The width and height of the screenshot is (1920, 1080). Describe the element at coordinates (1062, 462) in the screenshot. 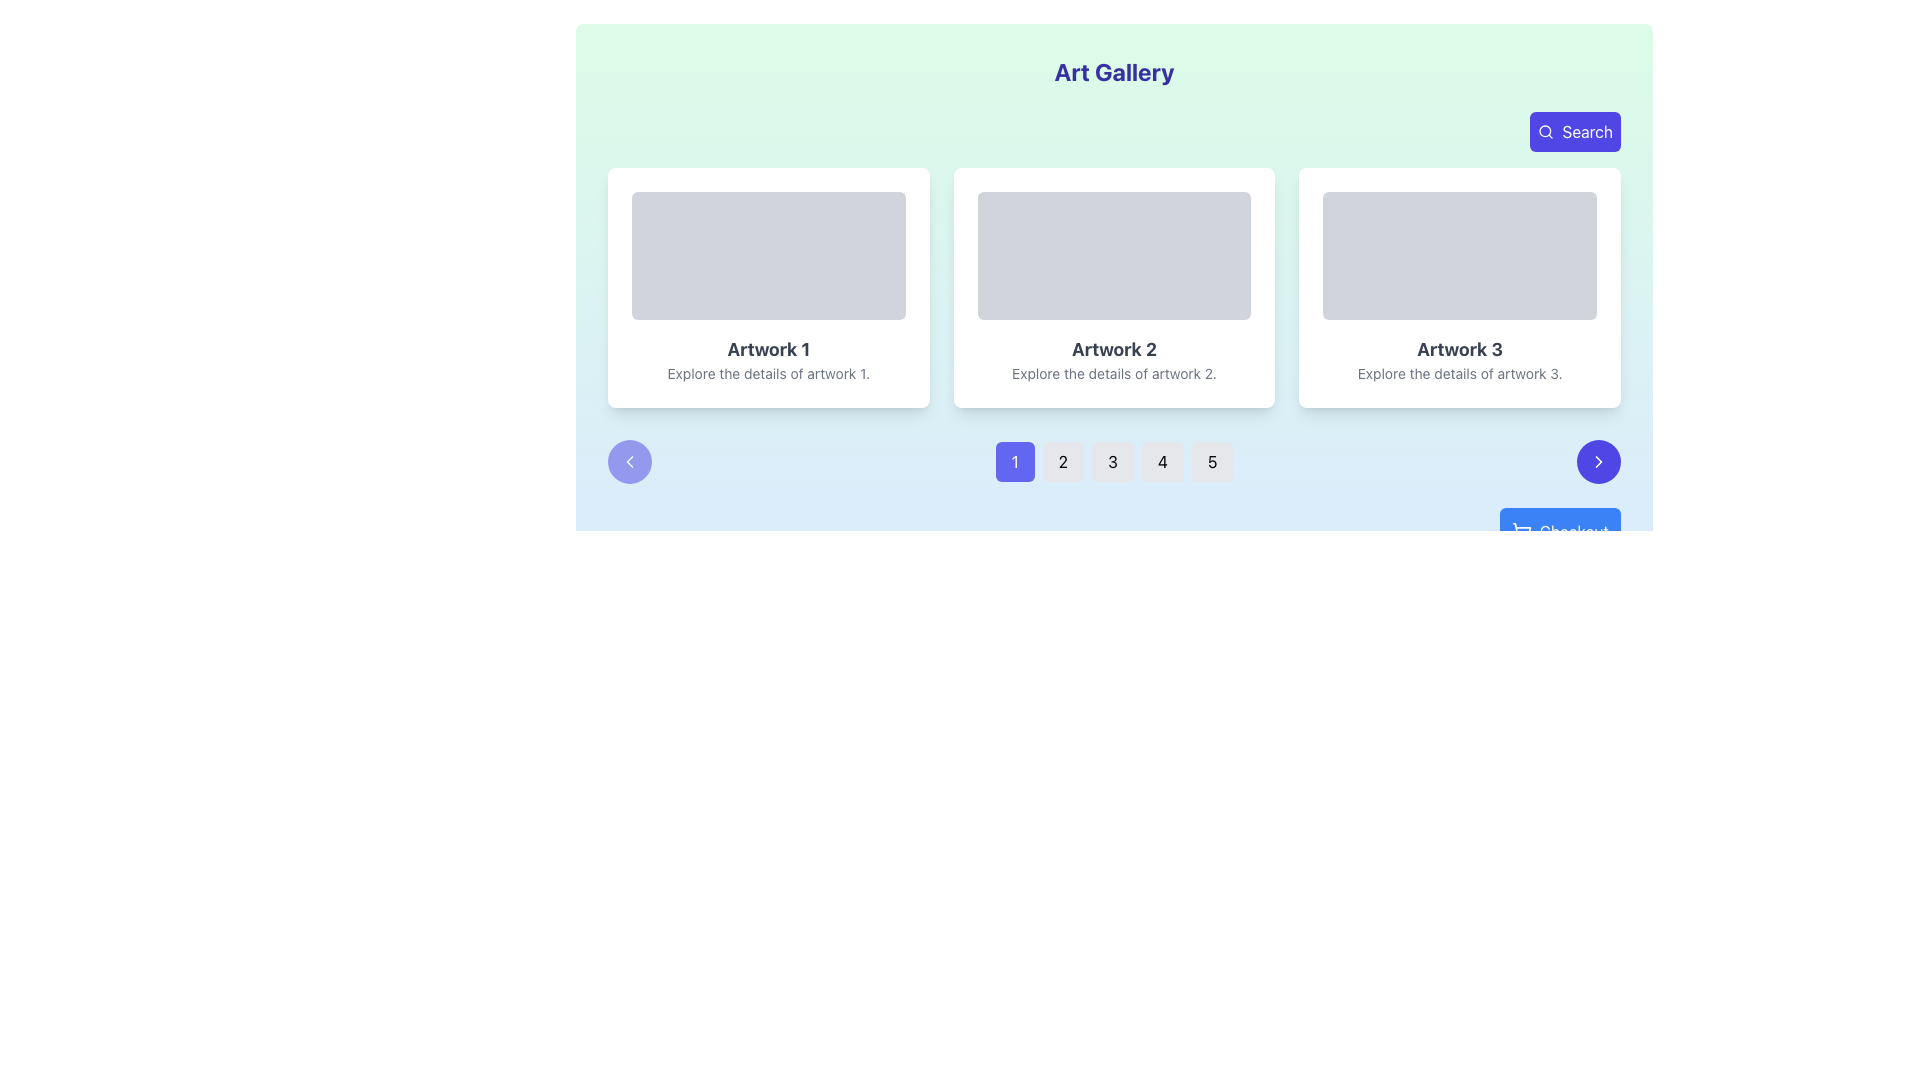

I see `the second button in the pagination control` at that location.